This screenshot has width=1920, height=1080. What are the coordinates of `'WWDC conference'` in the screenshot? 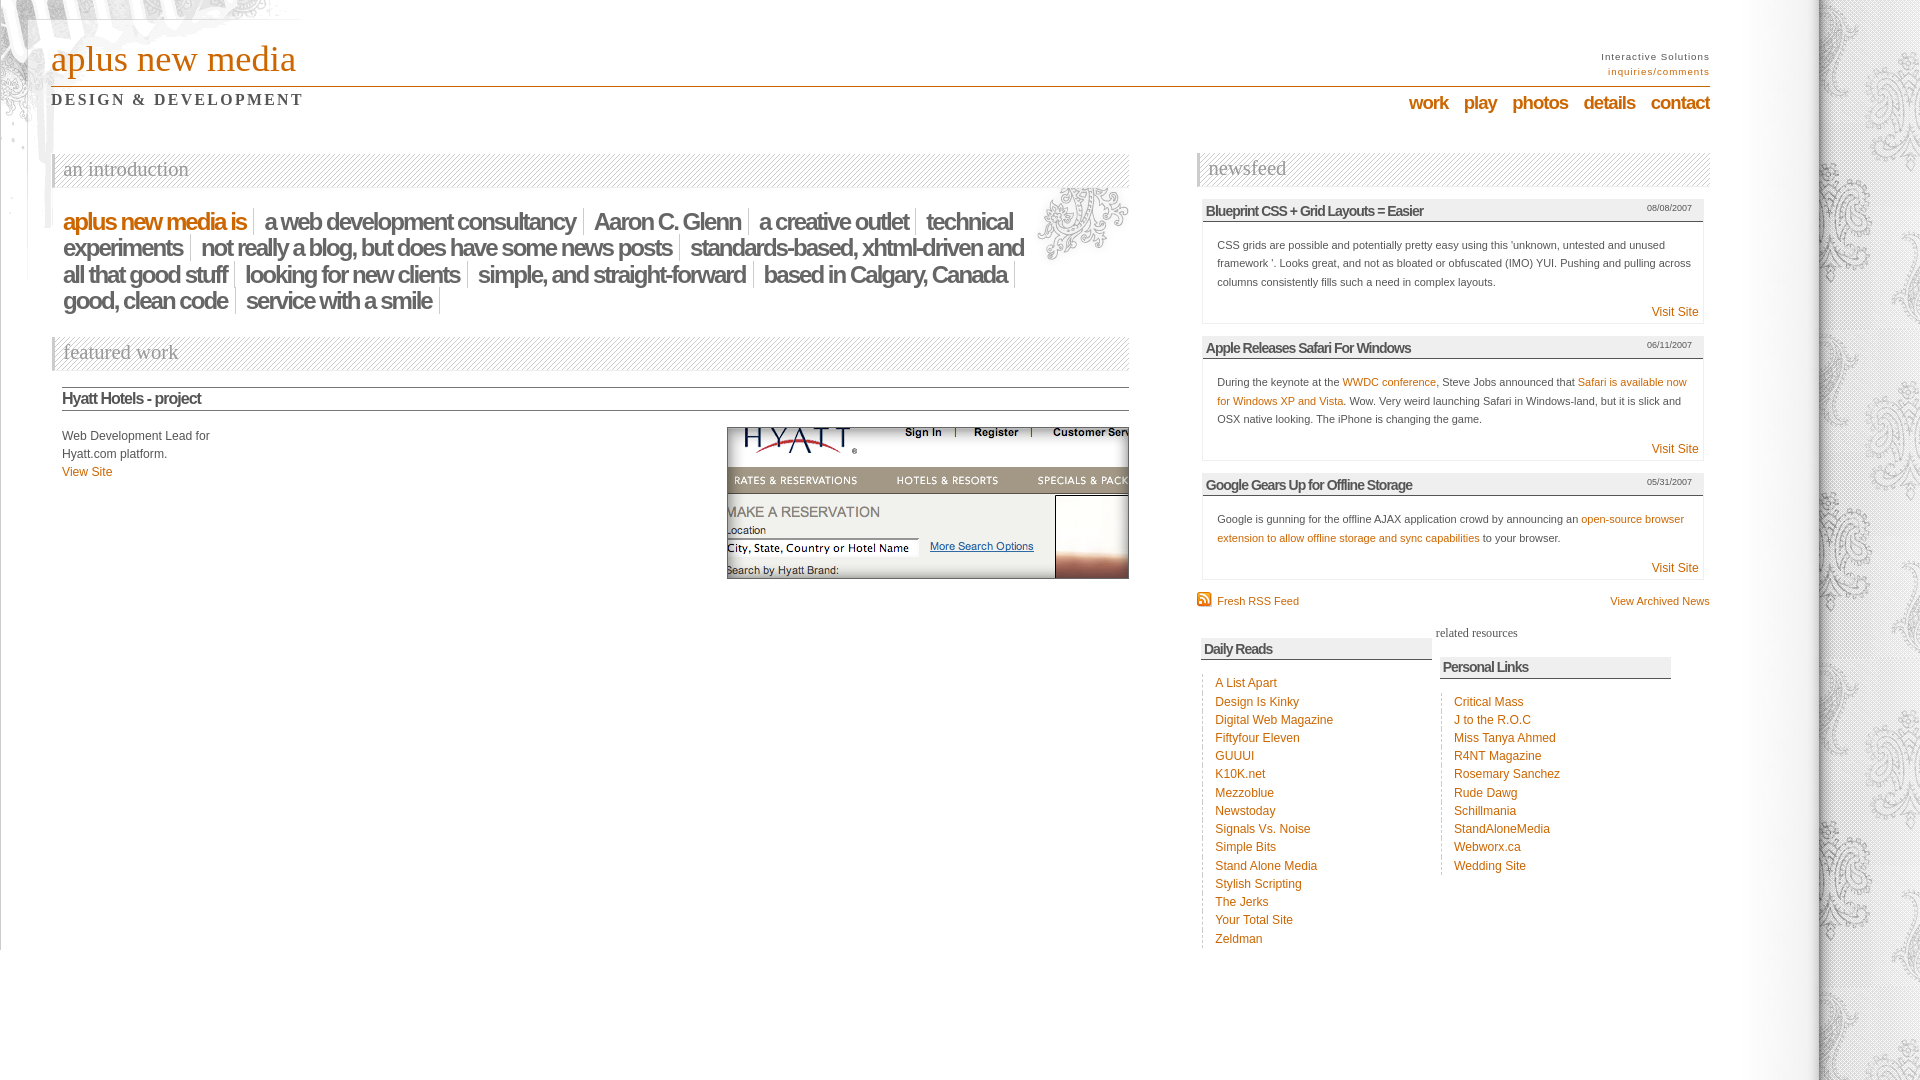 It's located at (1389, 381).